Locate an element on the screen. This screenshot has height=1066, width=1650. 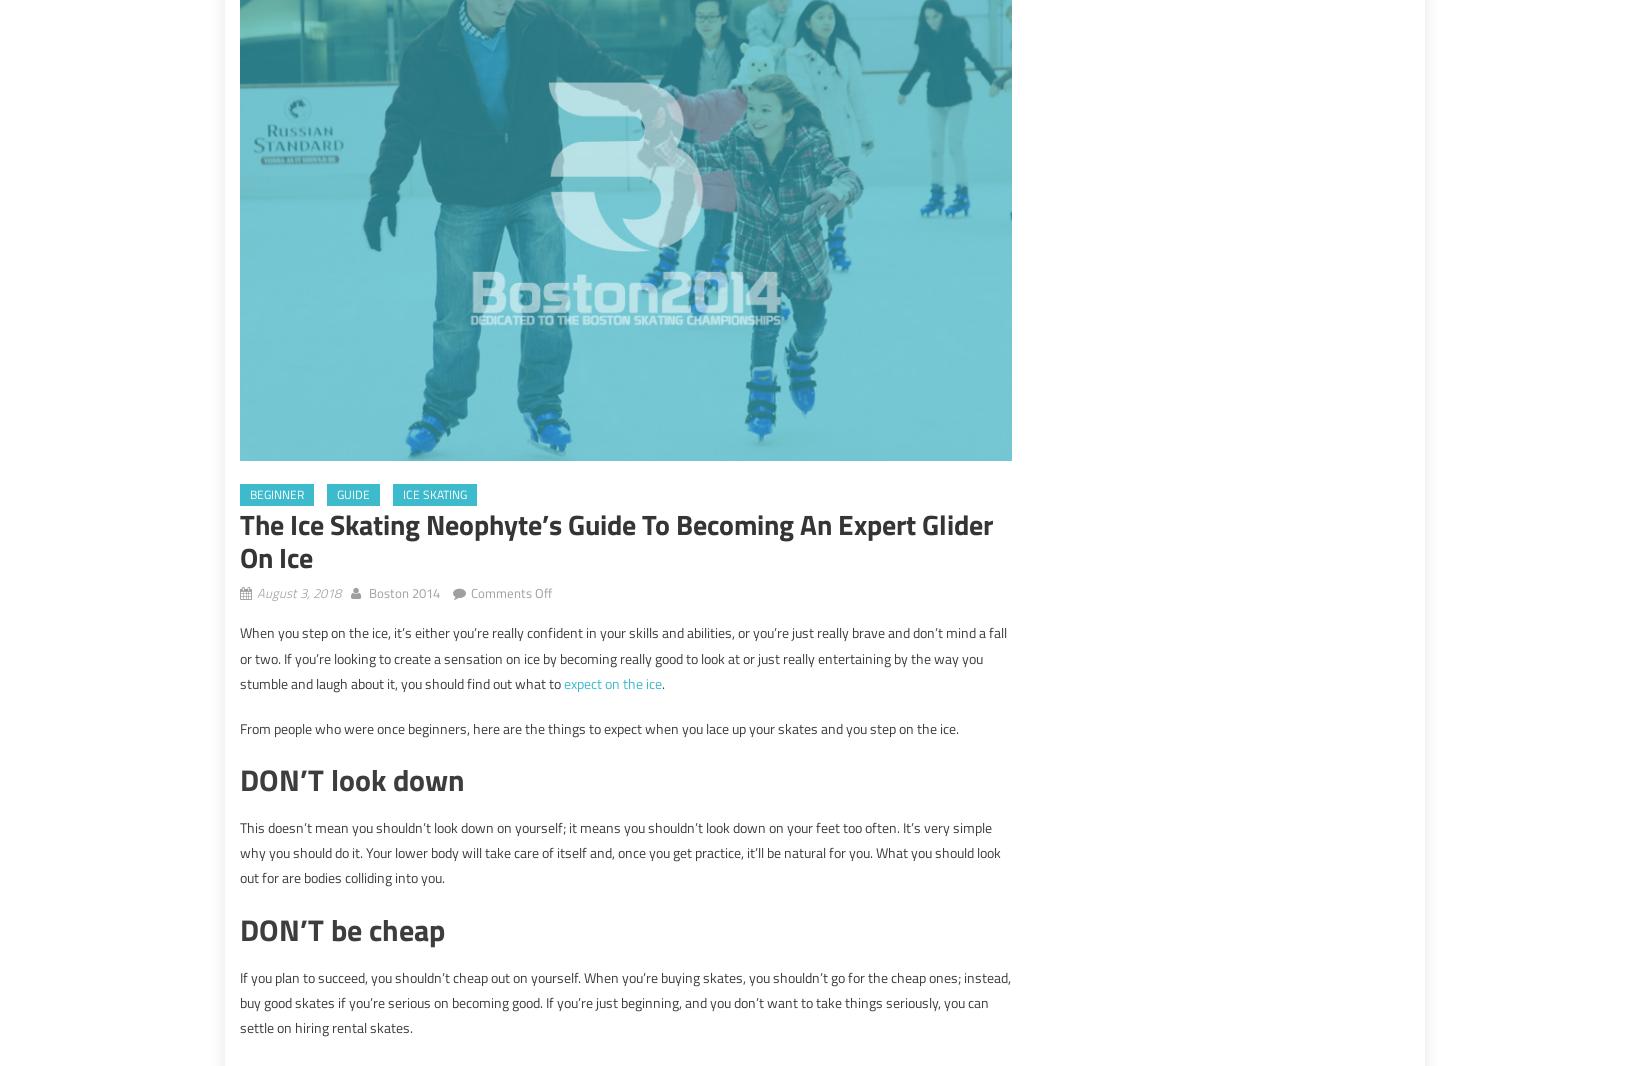
'ice skating' is located at coordinates (433, 494).